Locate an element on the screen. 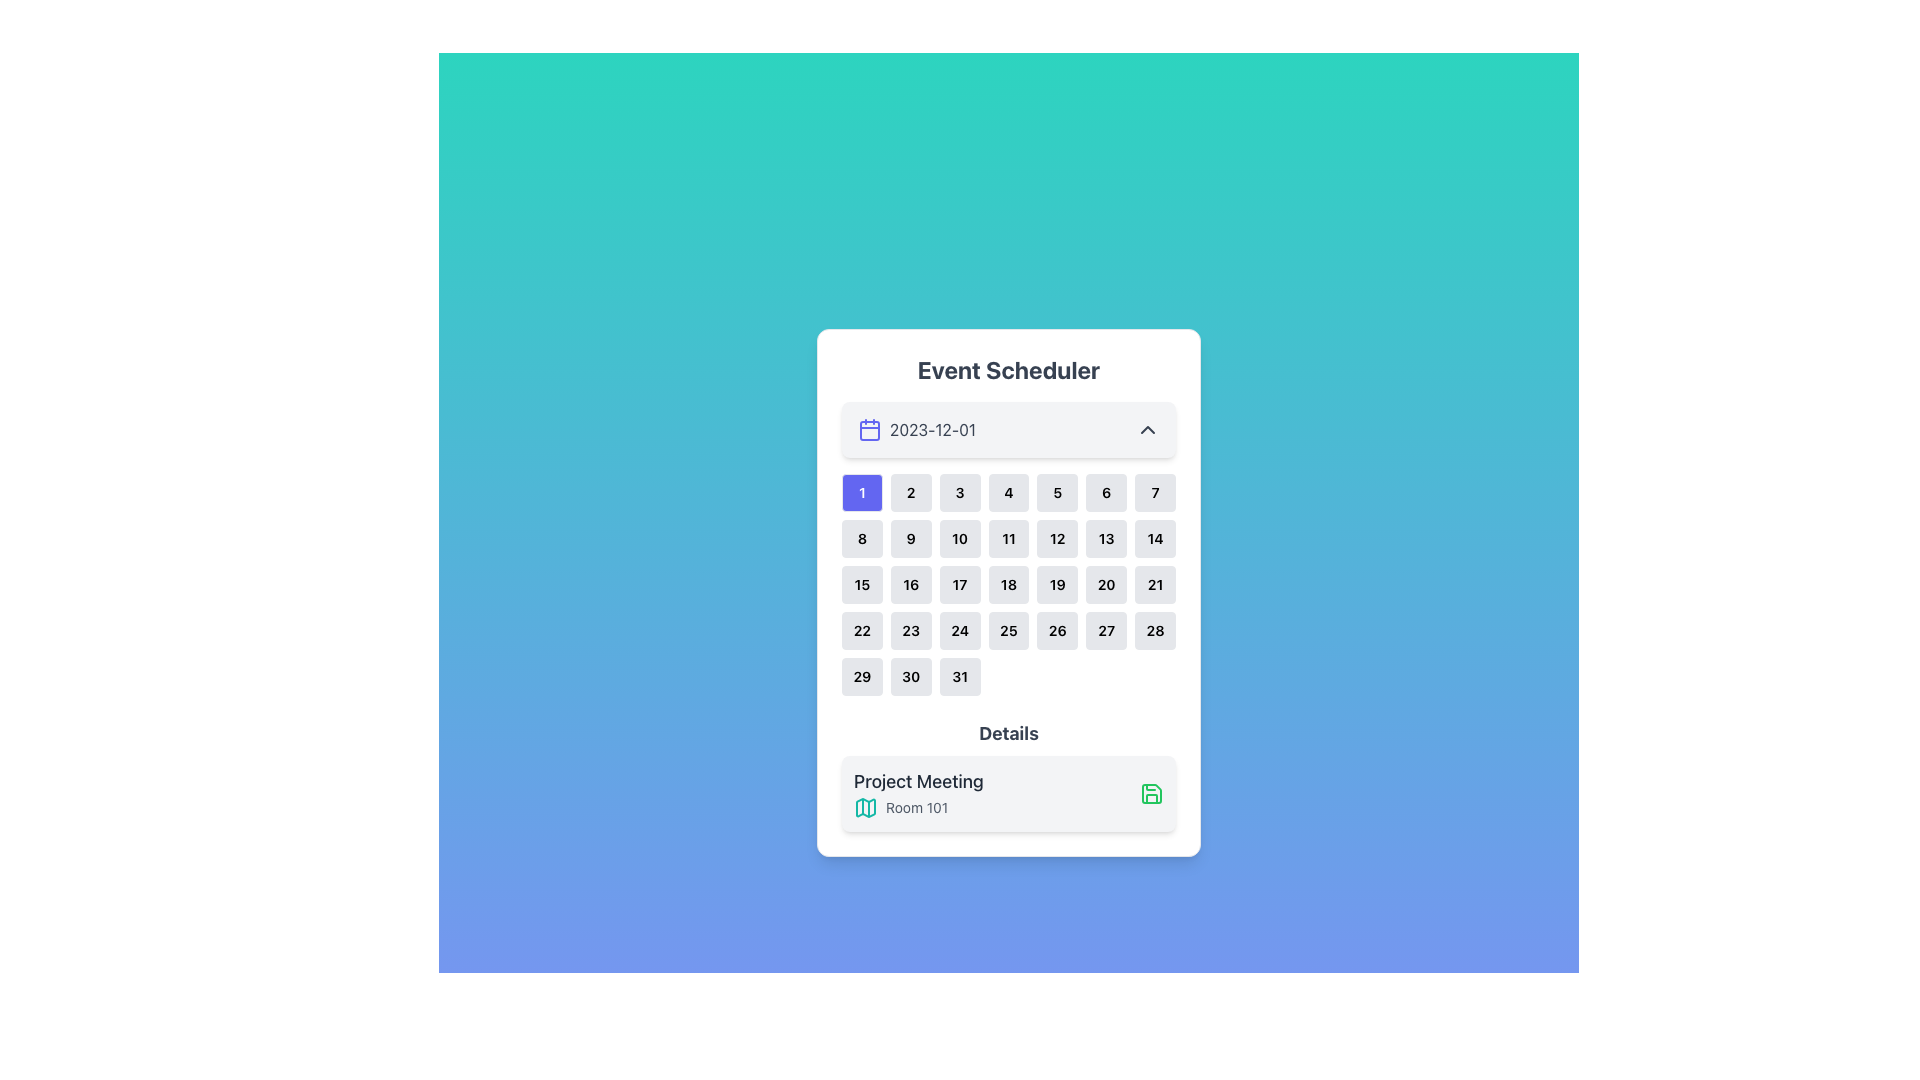 The height and width of the screenshot is (1080, 1920). the selectable calendar date button located in the fourth row and first column of the calendar matrix is located at coordinates (862, 631).